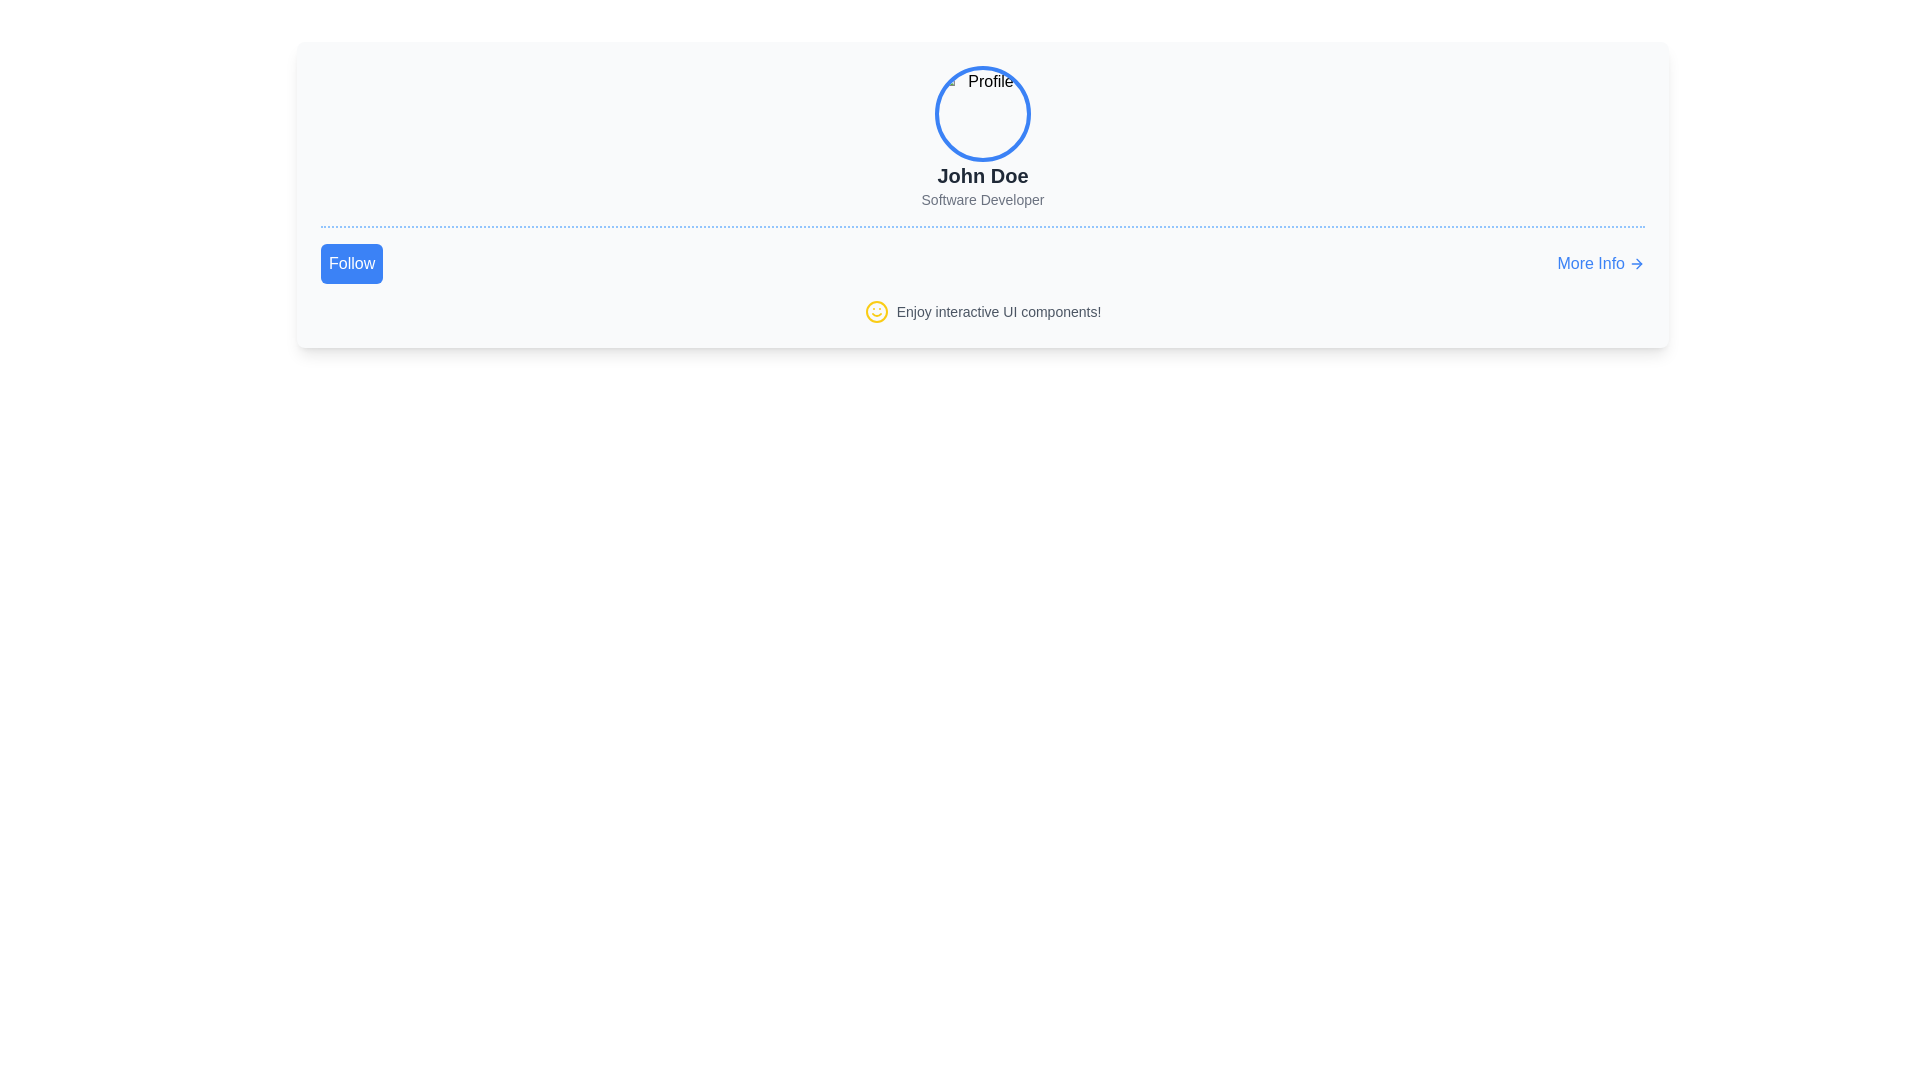  What do you see at coordinates (876, 312) in the screenshot?
I see `the graphical icon depicting a smiling face, which serves as a decorative component in the interface, located above the text 'Enjoy interactive UI components!'` at bounding box center [876, 312].